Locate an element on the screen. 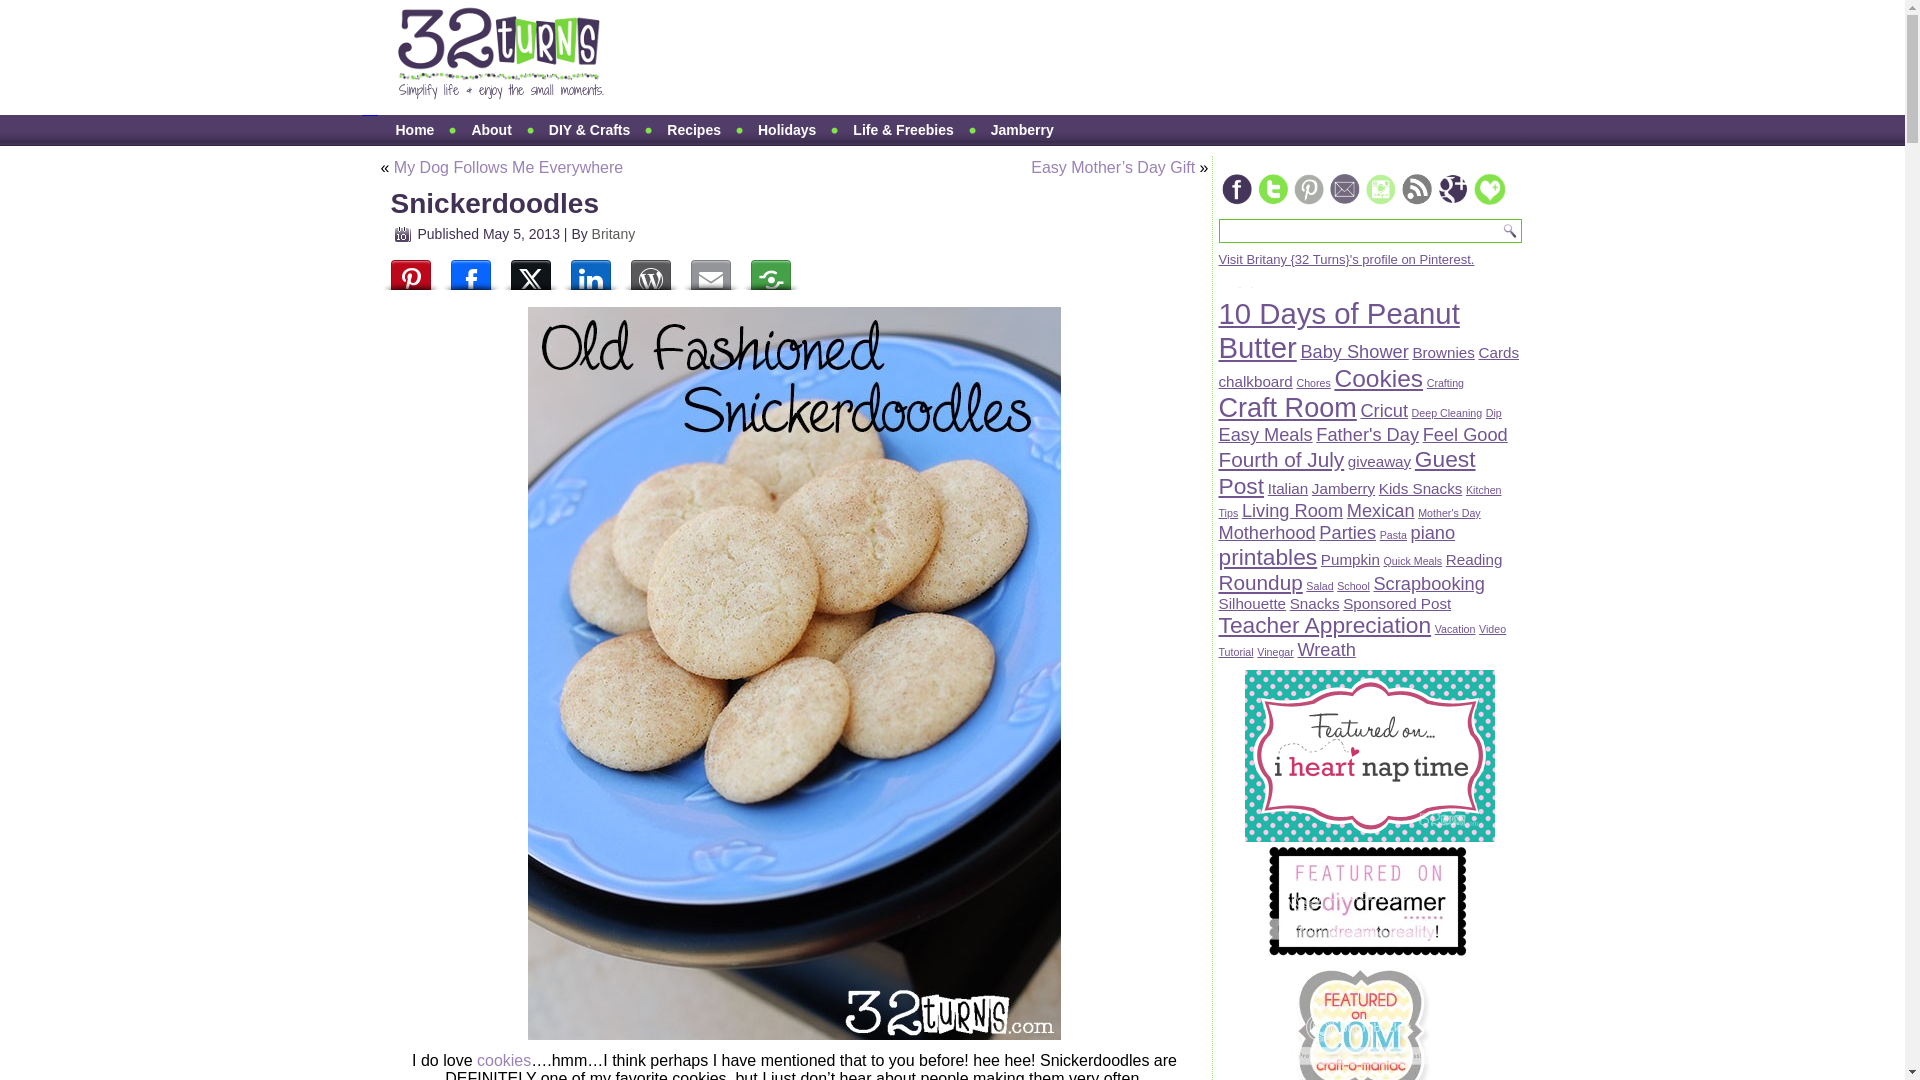 Image resolution: width=1920 pixels, height=1080 pixels. 'Roundup' is located at coordinates (1258, 582).